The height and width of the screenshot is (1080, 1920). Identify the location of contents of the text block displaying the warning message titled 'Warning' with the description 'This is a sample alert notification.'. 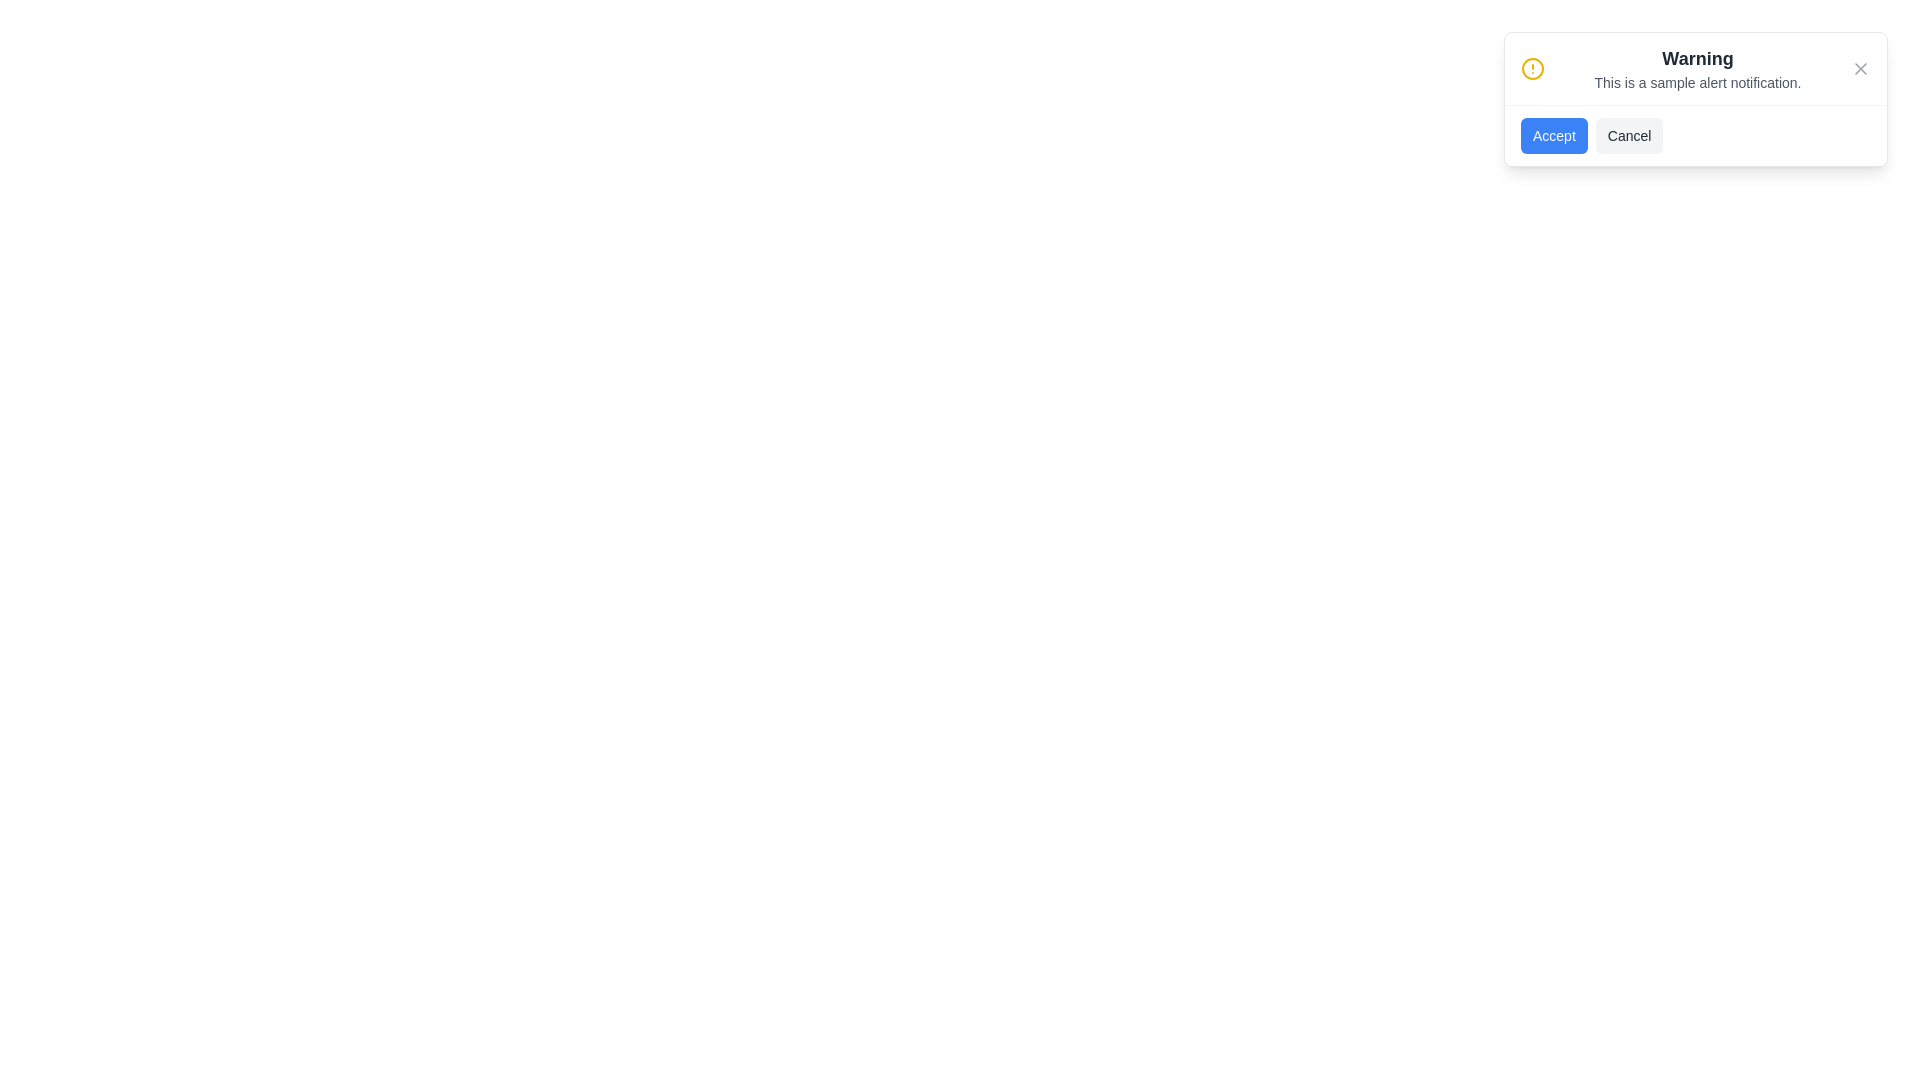
(1697, 68).